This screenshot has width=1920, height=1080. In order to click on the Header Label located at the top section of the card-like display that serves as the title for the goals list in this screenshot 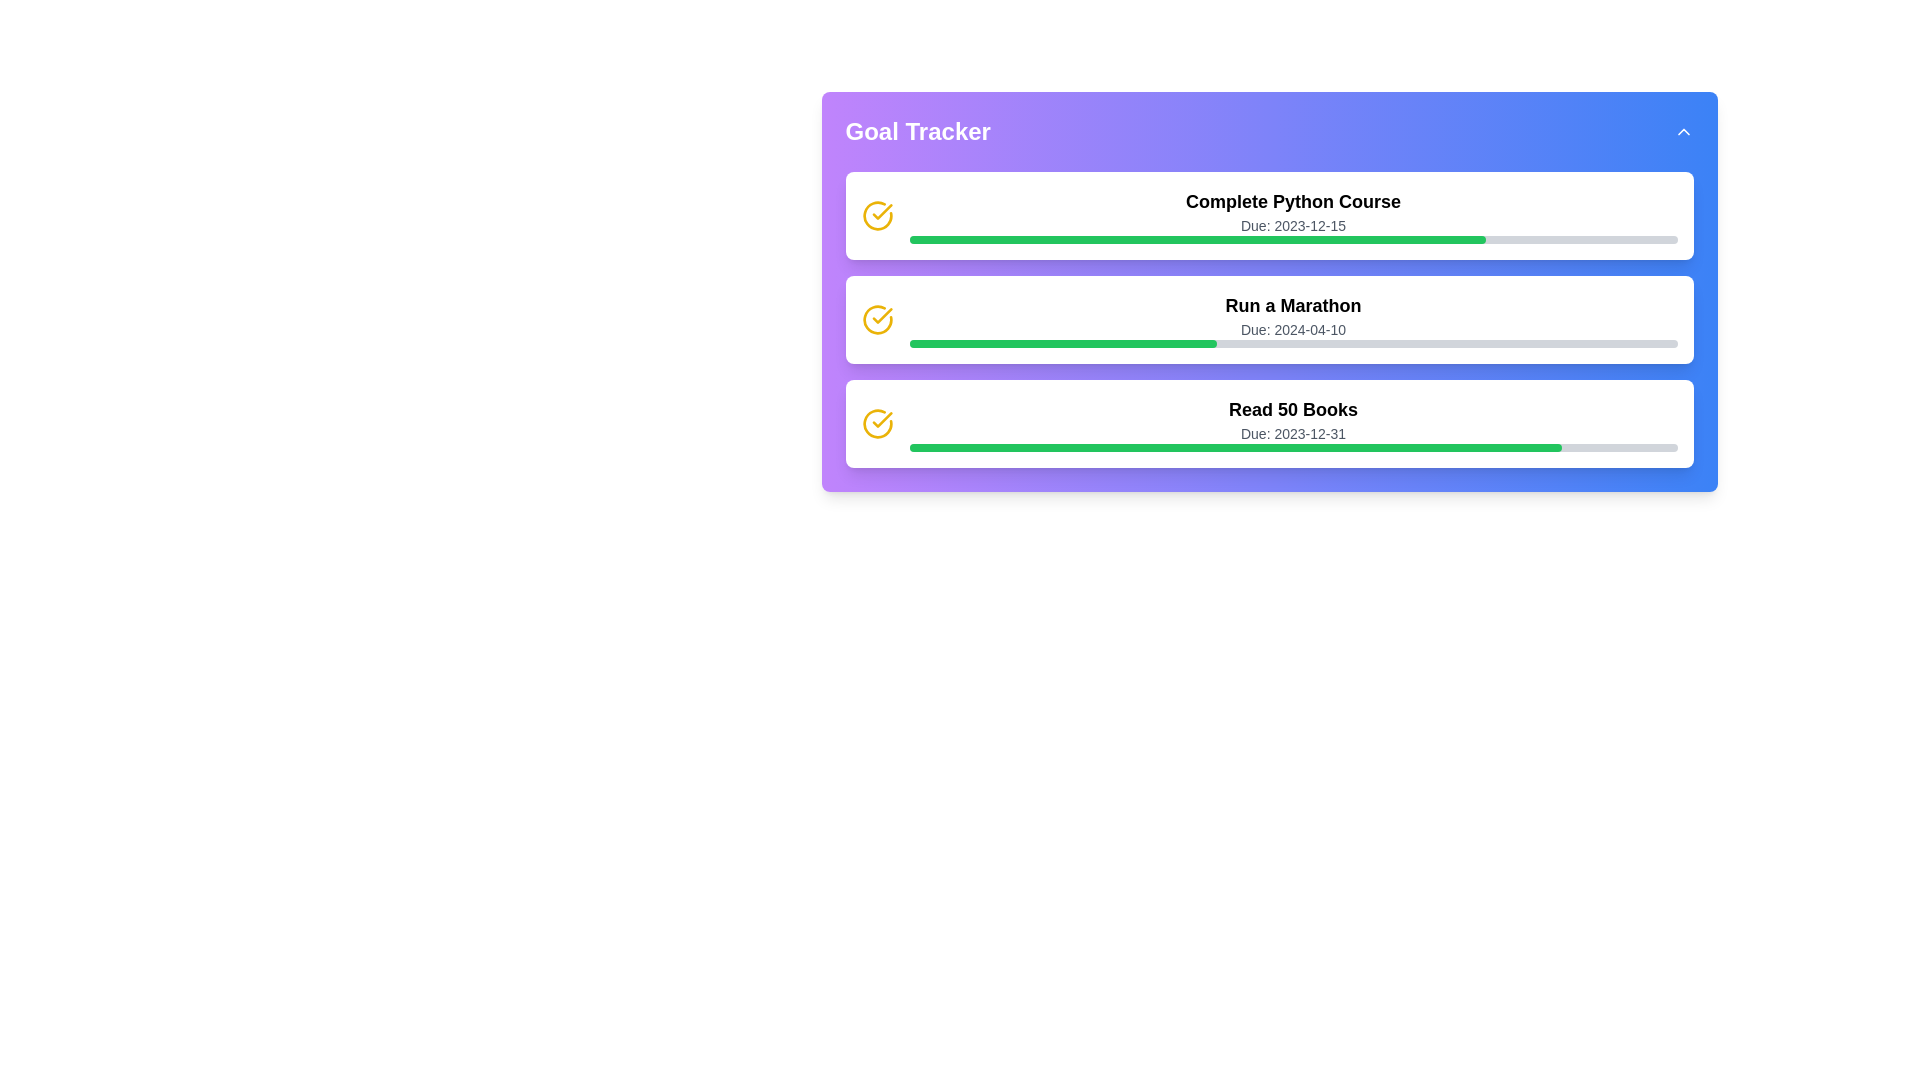, I will do `click(1268, 131)`.